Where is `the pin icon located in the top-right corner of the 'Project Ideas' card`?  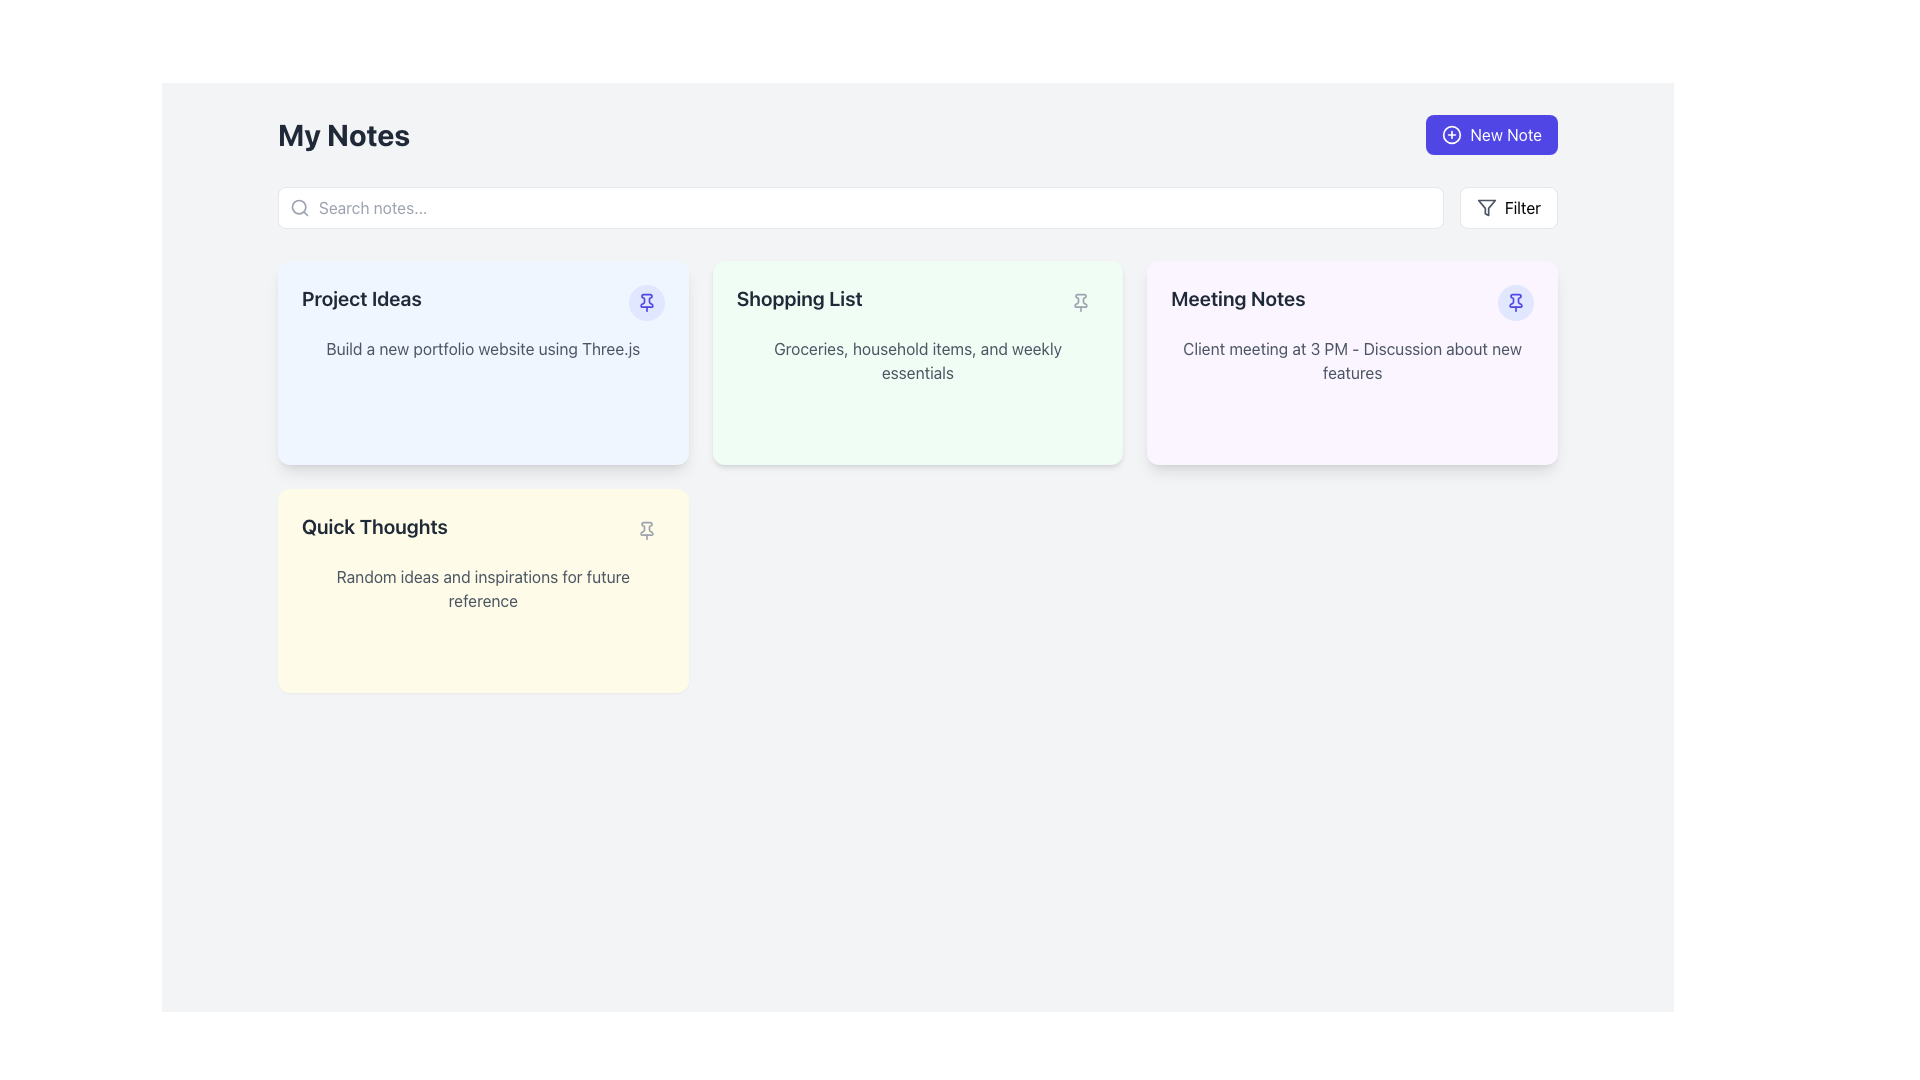 the pin icon located in the top-right corner of the 'Project Ideas' card is located at coordinates (646, 303).